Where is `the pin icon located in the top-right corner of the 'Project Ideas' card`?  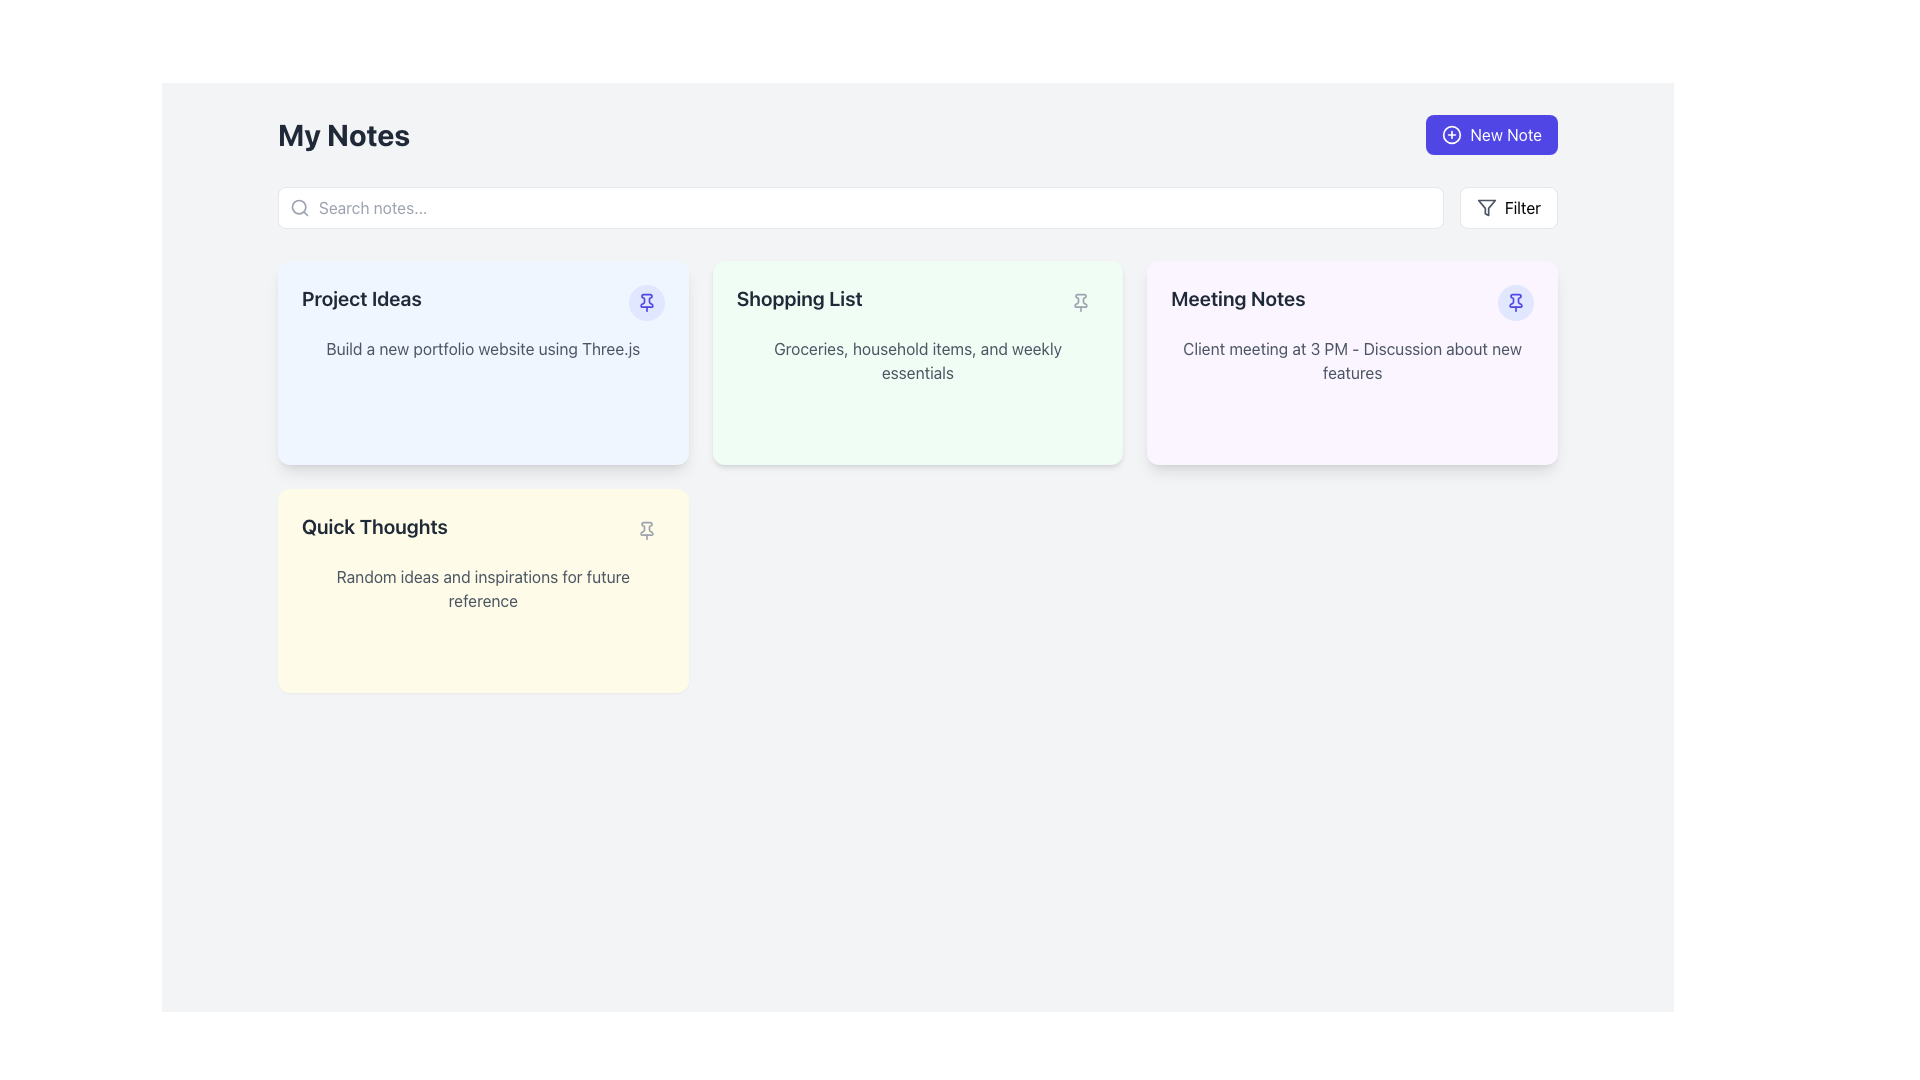 the pin icon located in the top-right corner of the 'Project Ideas' card is located at coordinates (646, 303).